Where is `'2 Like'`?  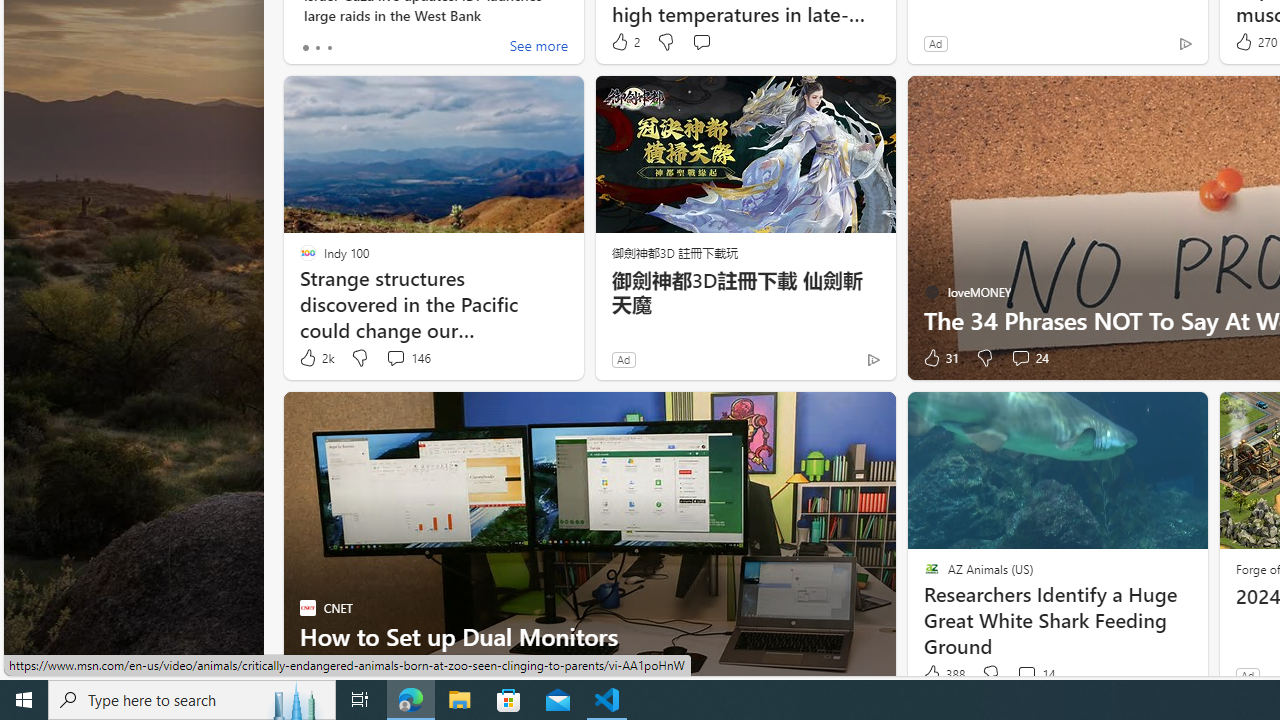 '2 Like' is located at coordinates (623, 42).